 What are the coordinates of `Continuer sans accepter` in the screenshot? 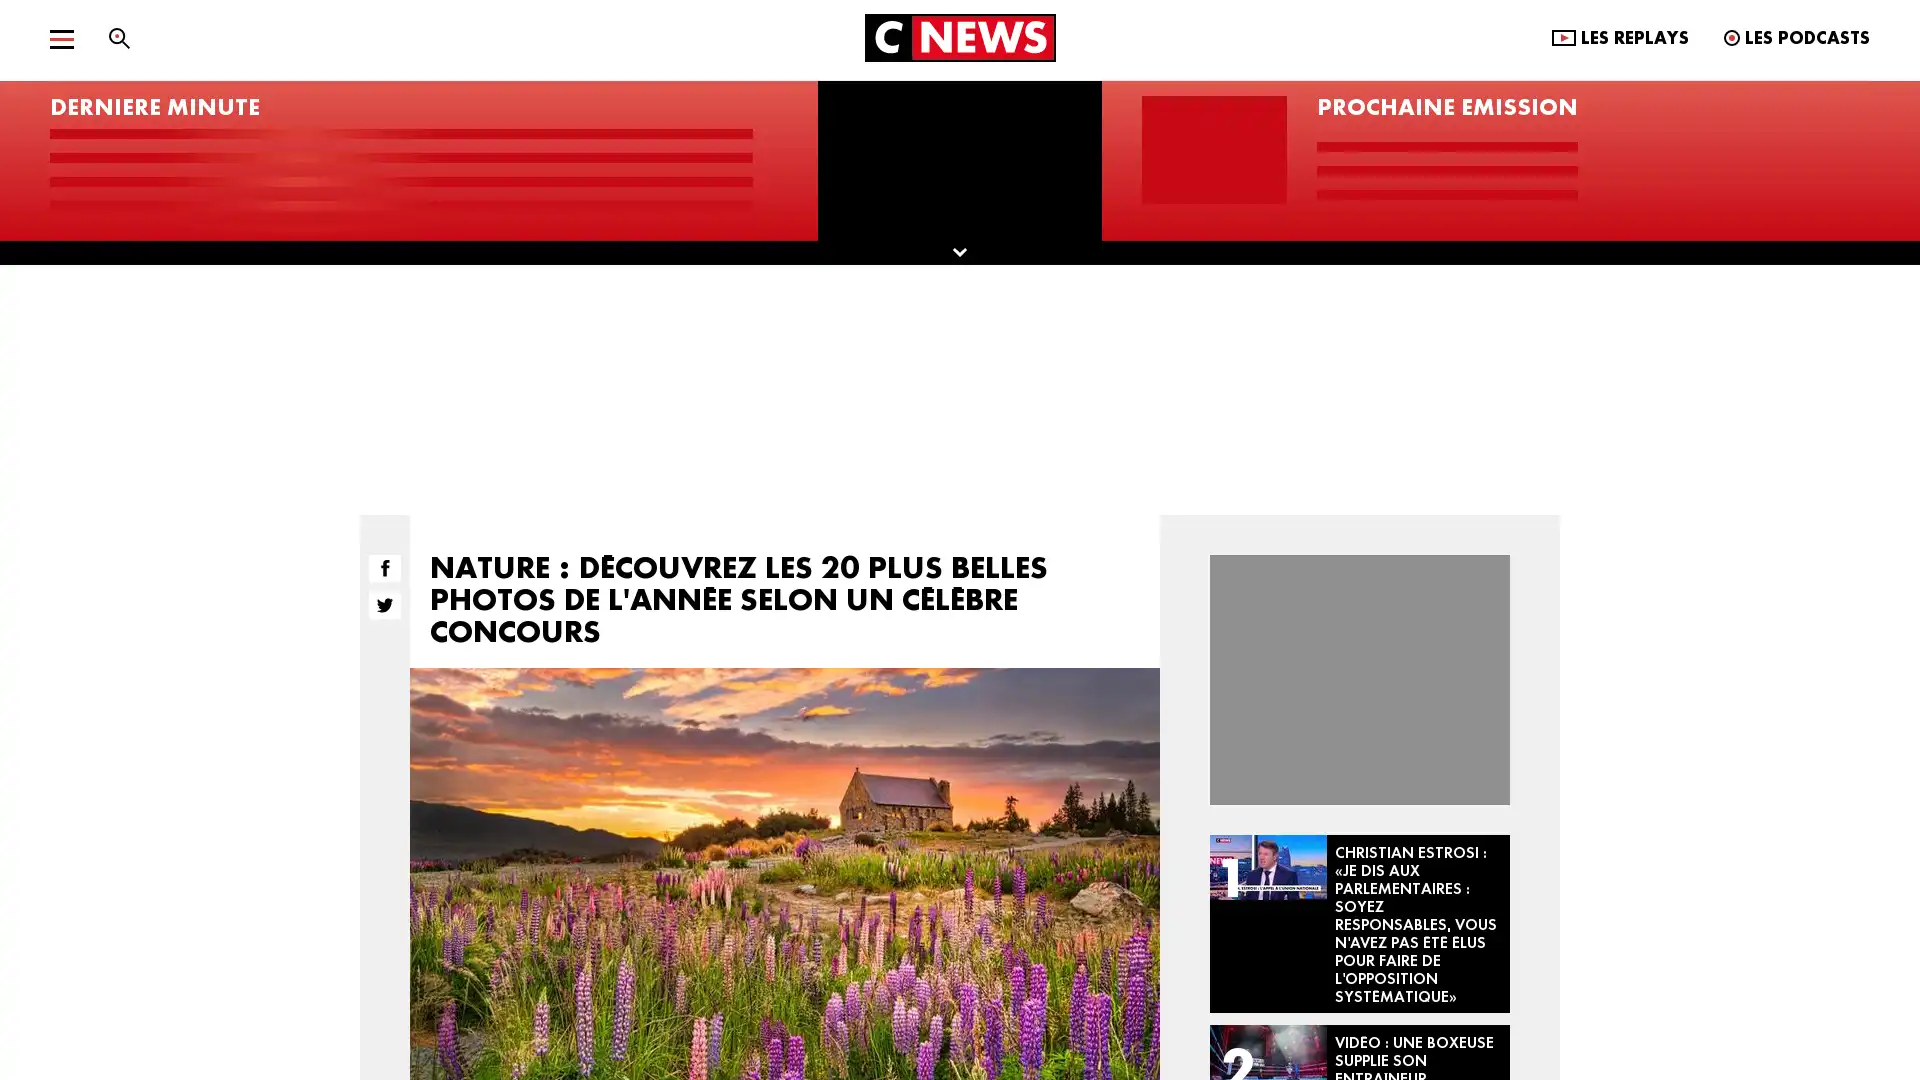 It's located at (1179, 308).